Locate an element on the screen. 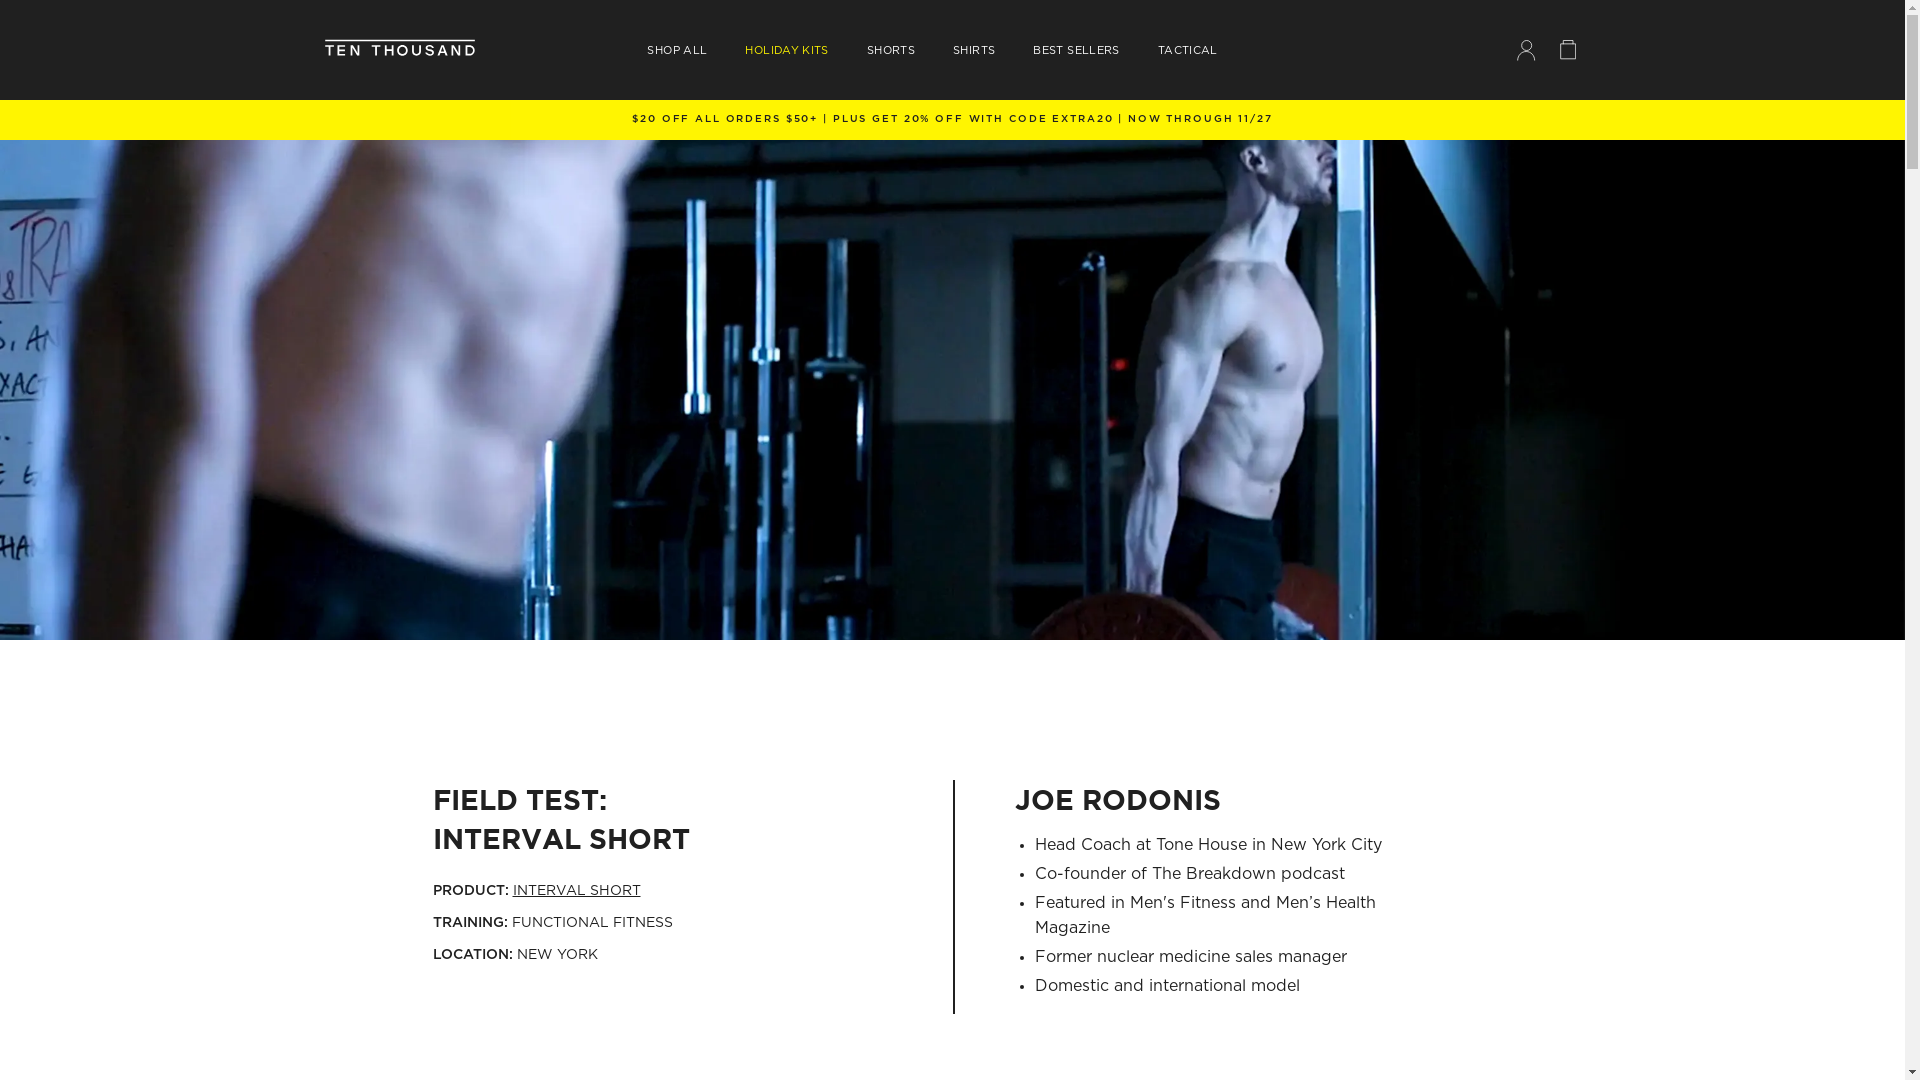 The height and width of the screenshot is (1080, 1920). 'TACTICAL' is located at coordinates (1188, 49).